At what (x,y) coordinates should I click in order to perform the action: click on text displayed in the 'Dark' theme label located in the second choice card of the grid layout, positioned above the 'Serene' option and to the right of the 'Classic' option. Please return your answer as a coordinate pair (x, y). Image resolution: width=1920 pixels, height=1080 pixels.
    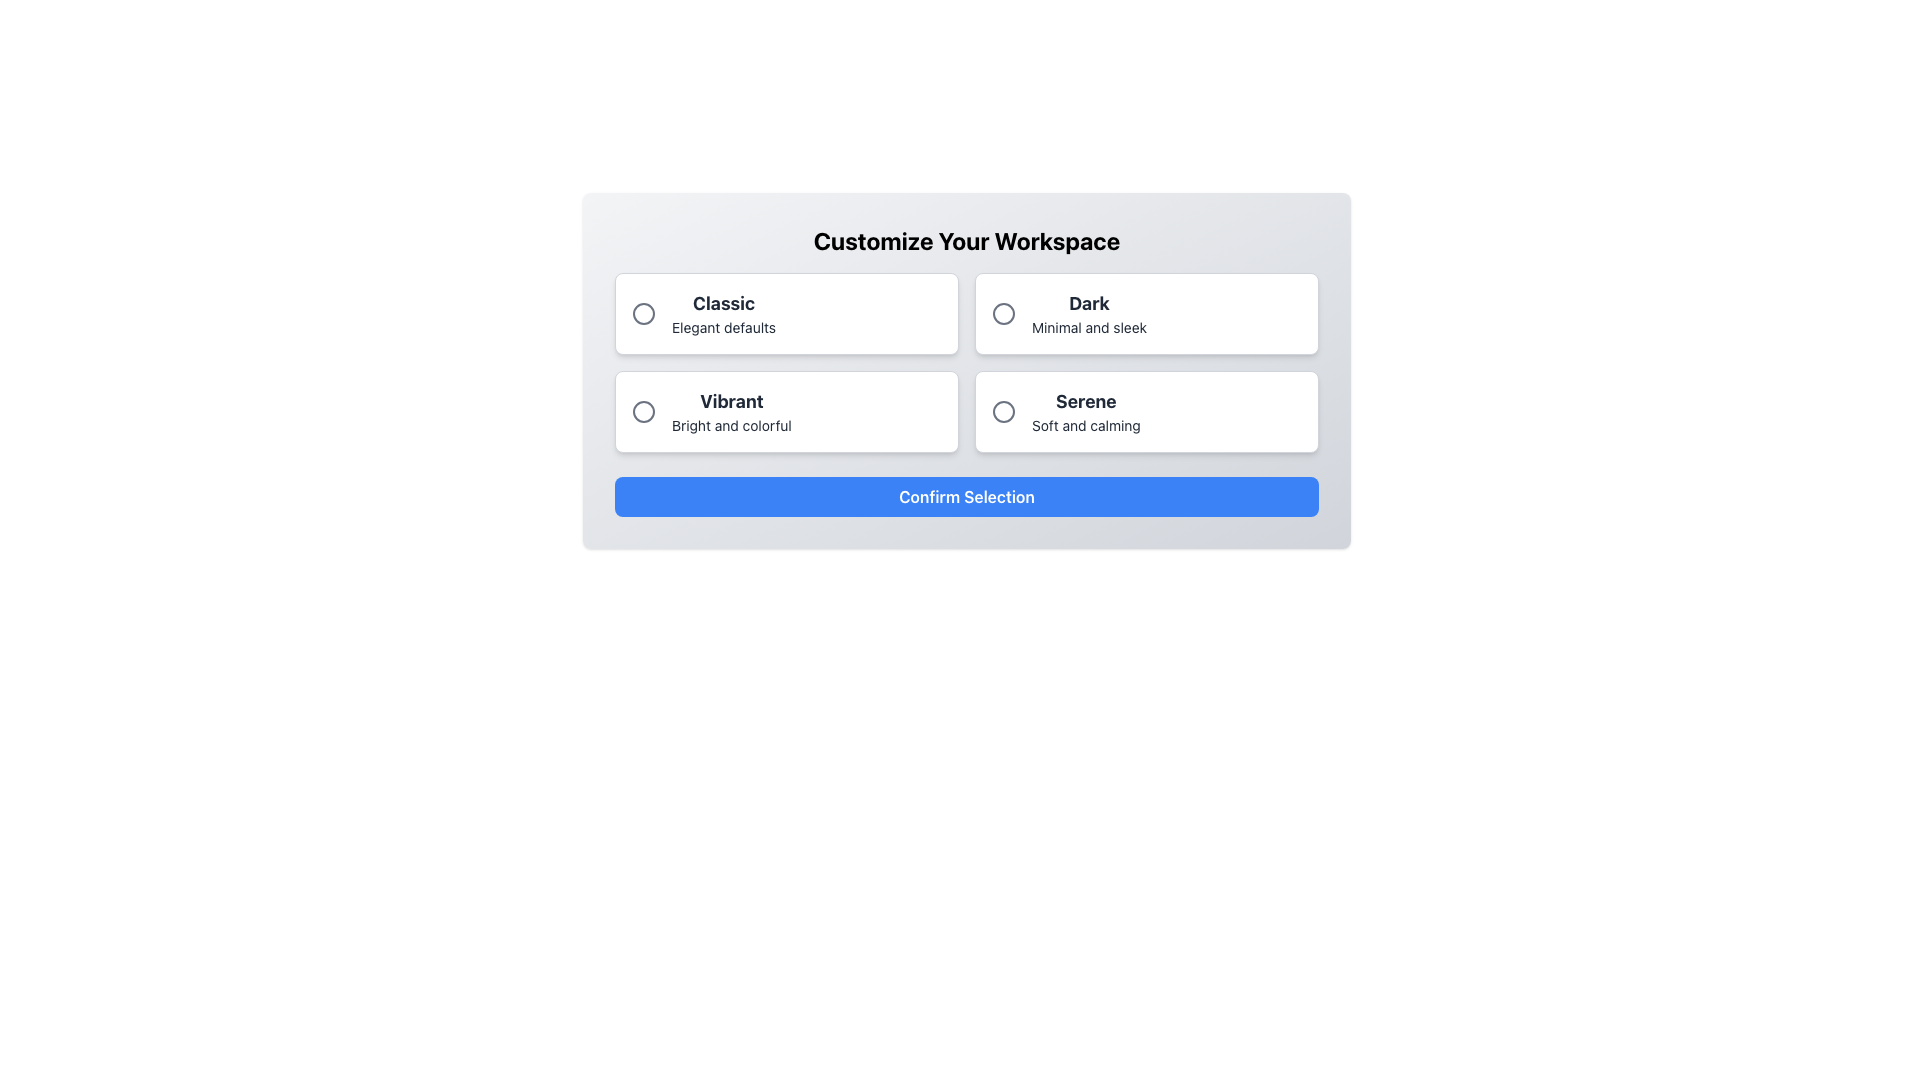
    Looking at the image, I should click on (1088, 313).